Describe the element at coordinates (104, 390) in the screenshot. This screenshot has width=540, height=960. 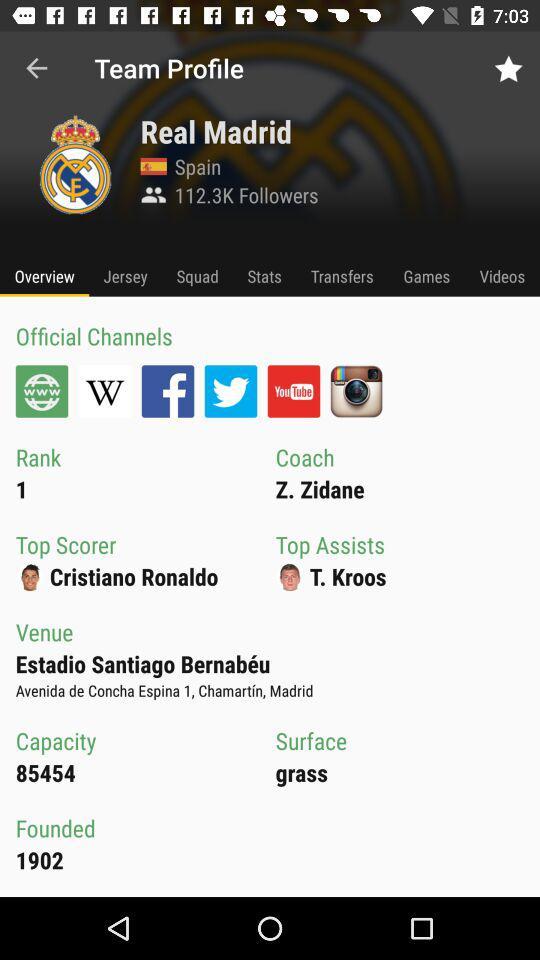
I see `the icon below official channels item` at that location.